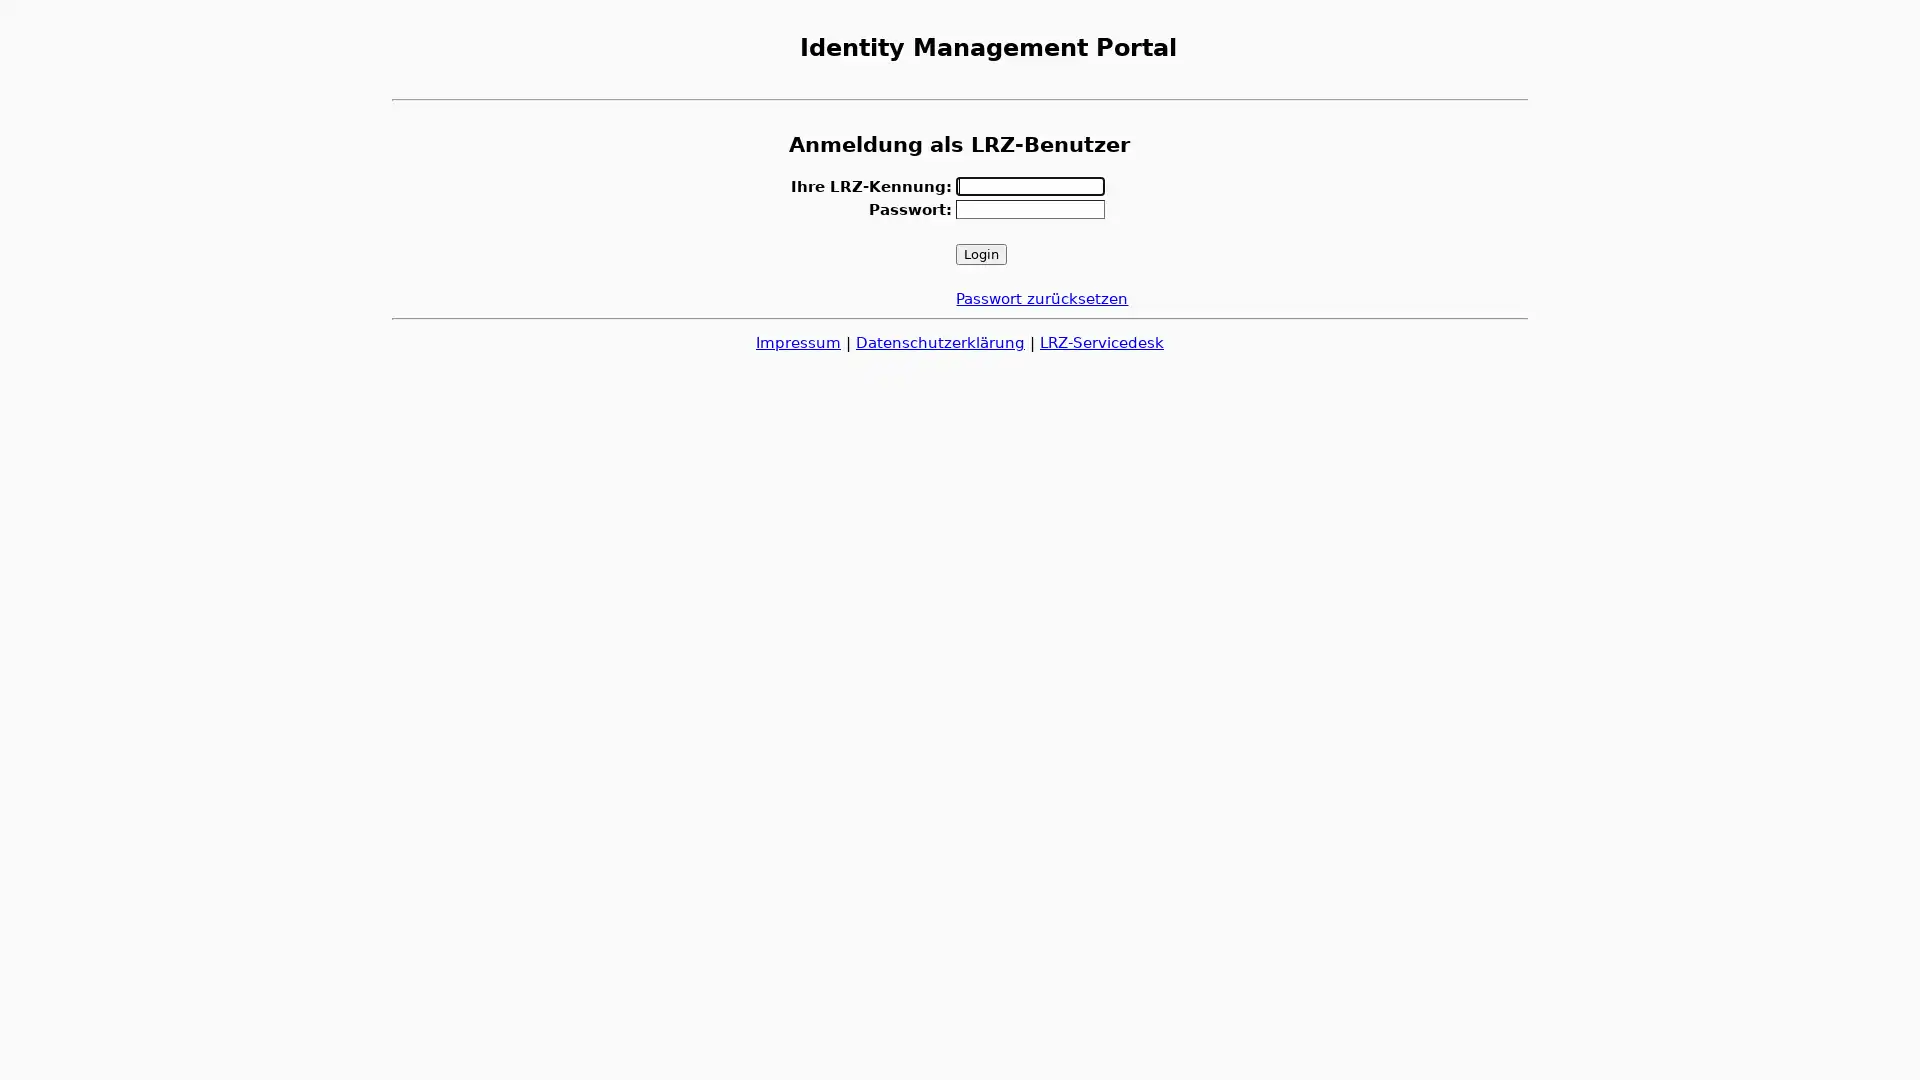 Image resolution: width=1920 pixels, height=1080 pixels. I want to click on Login, so click(981, 265).